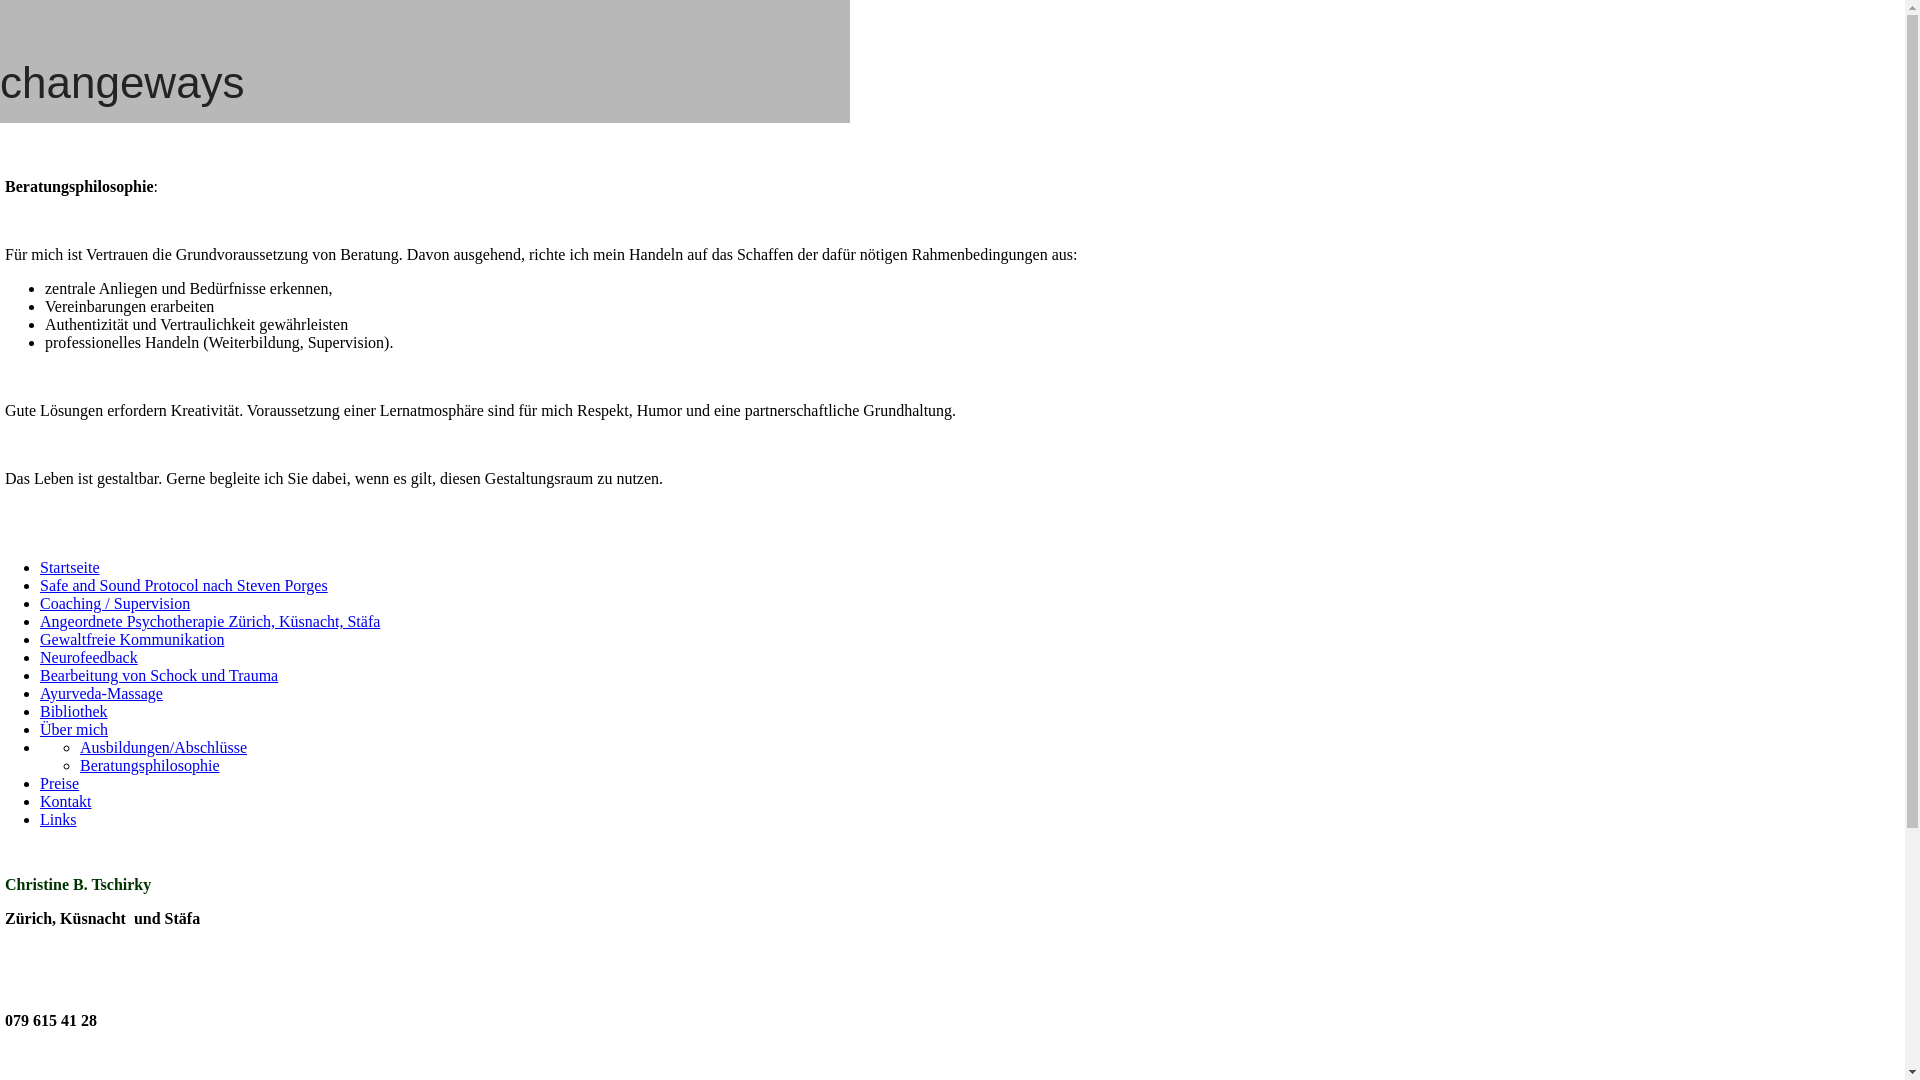 The width and height of the screenshot is (1920, 1080). I want to click on 'Links', so click(57, 819).